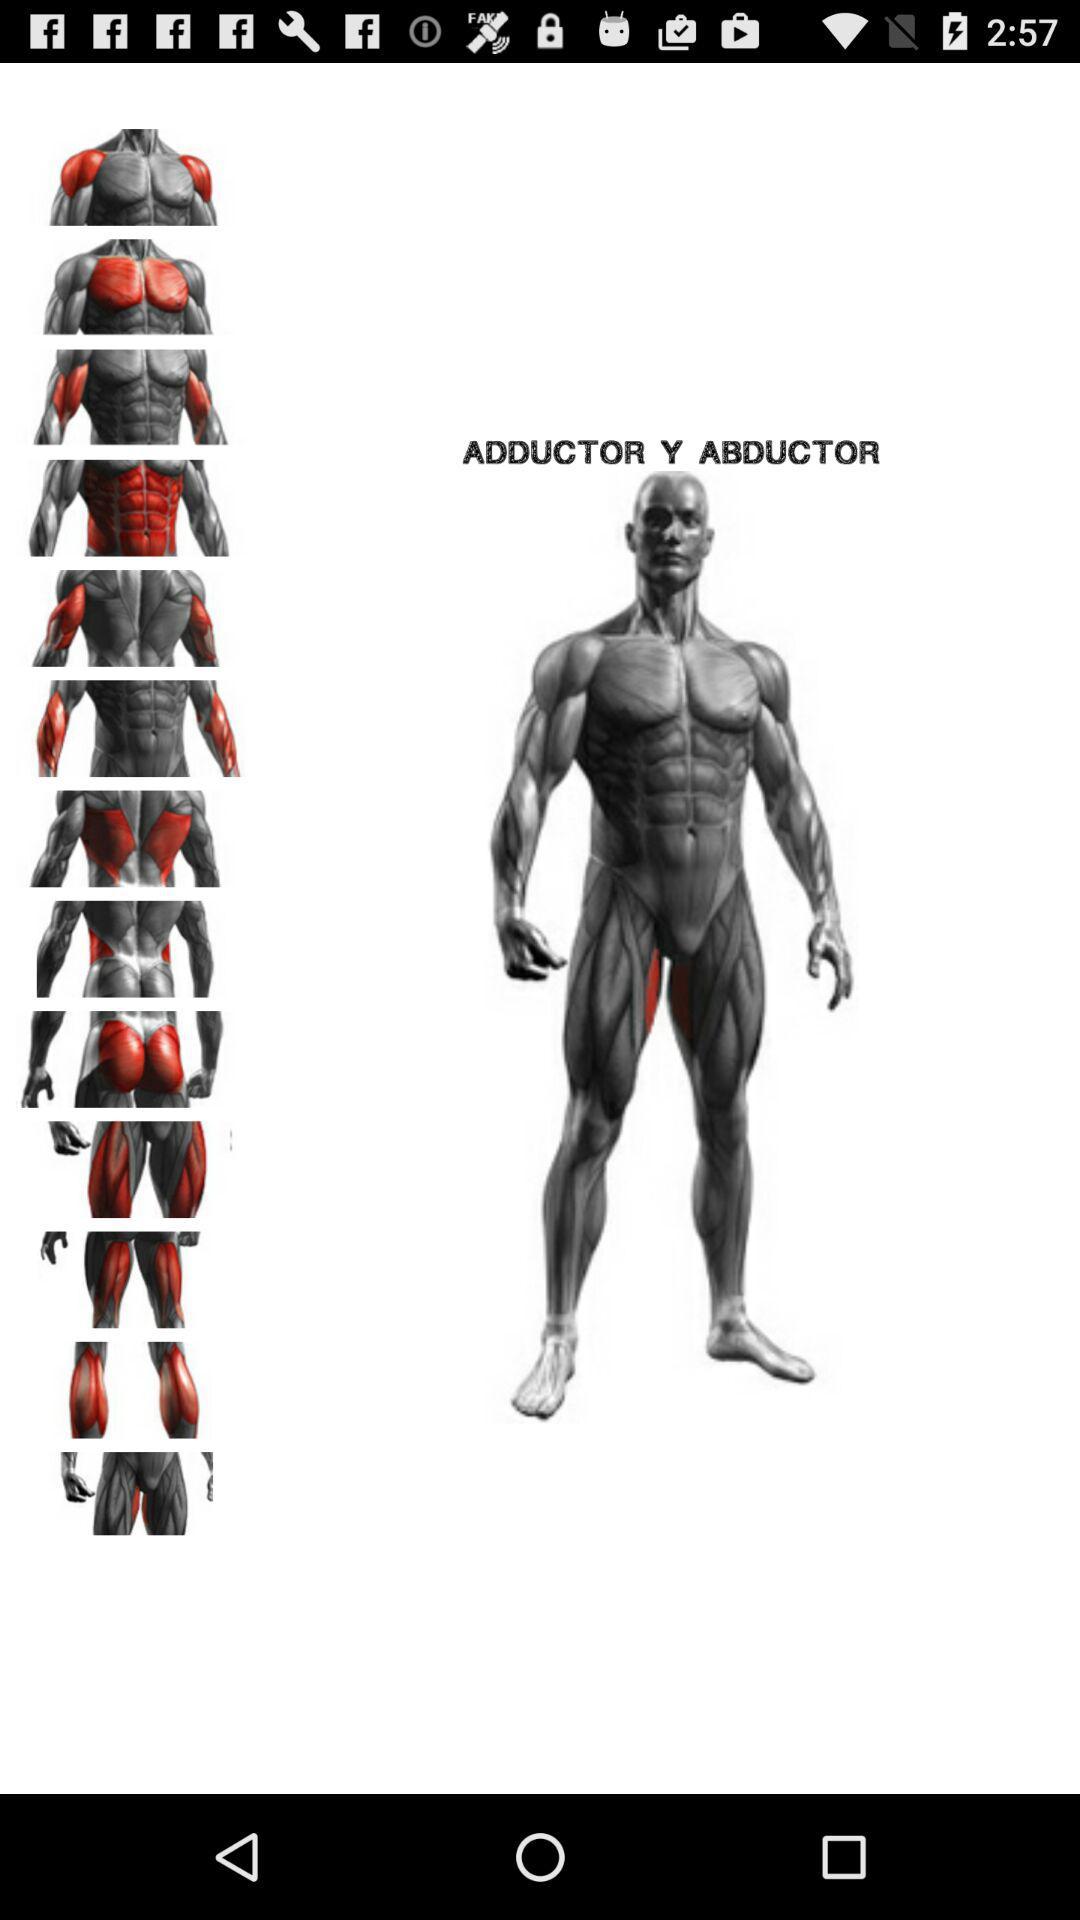 This screenshot has width=1080, height=1920. What do you see at coordinates (131, 832) in the screenshot?
I see `zoom to body part` at bounding box center [131, 832].